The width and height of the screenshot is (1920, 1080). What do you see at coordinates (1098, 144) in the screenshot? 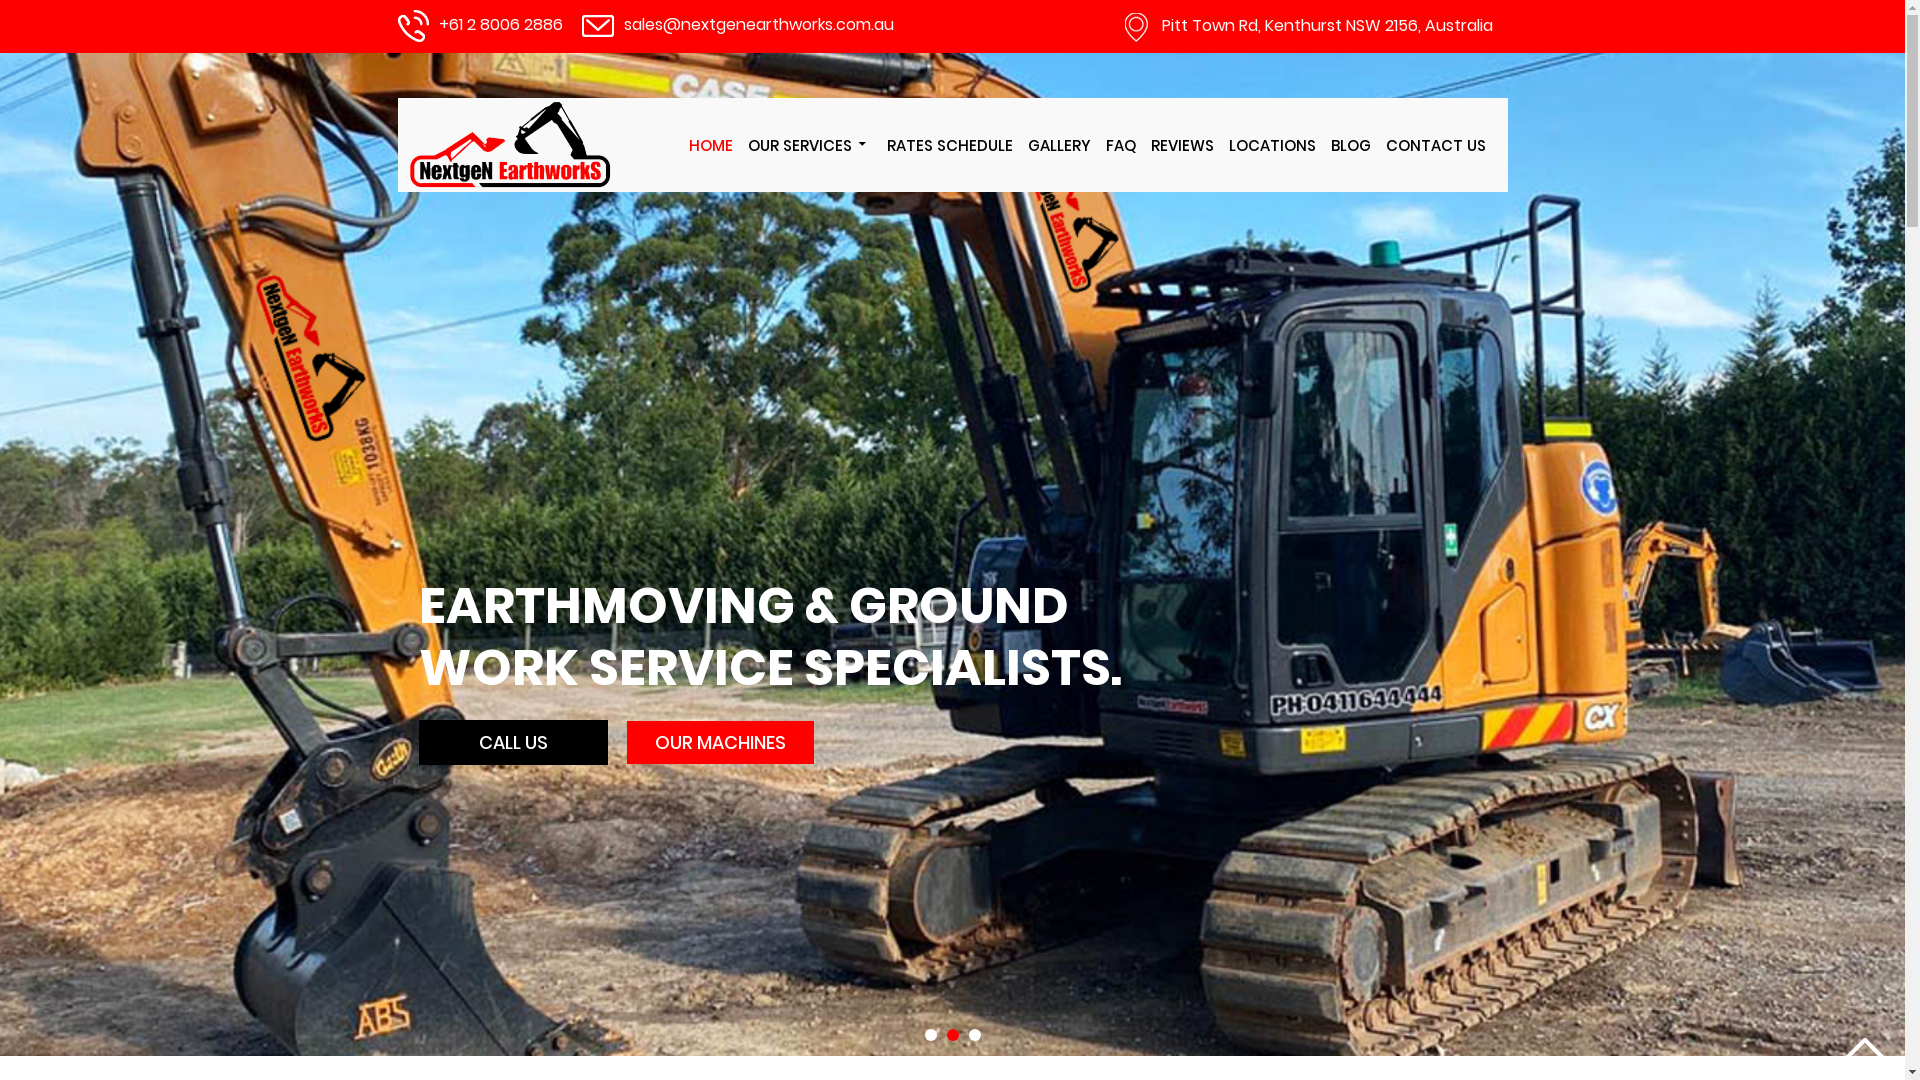
I see `'FAQ'` at bounding box center [1098, 144].